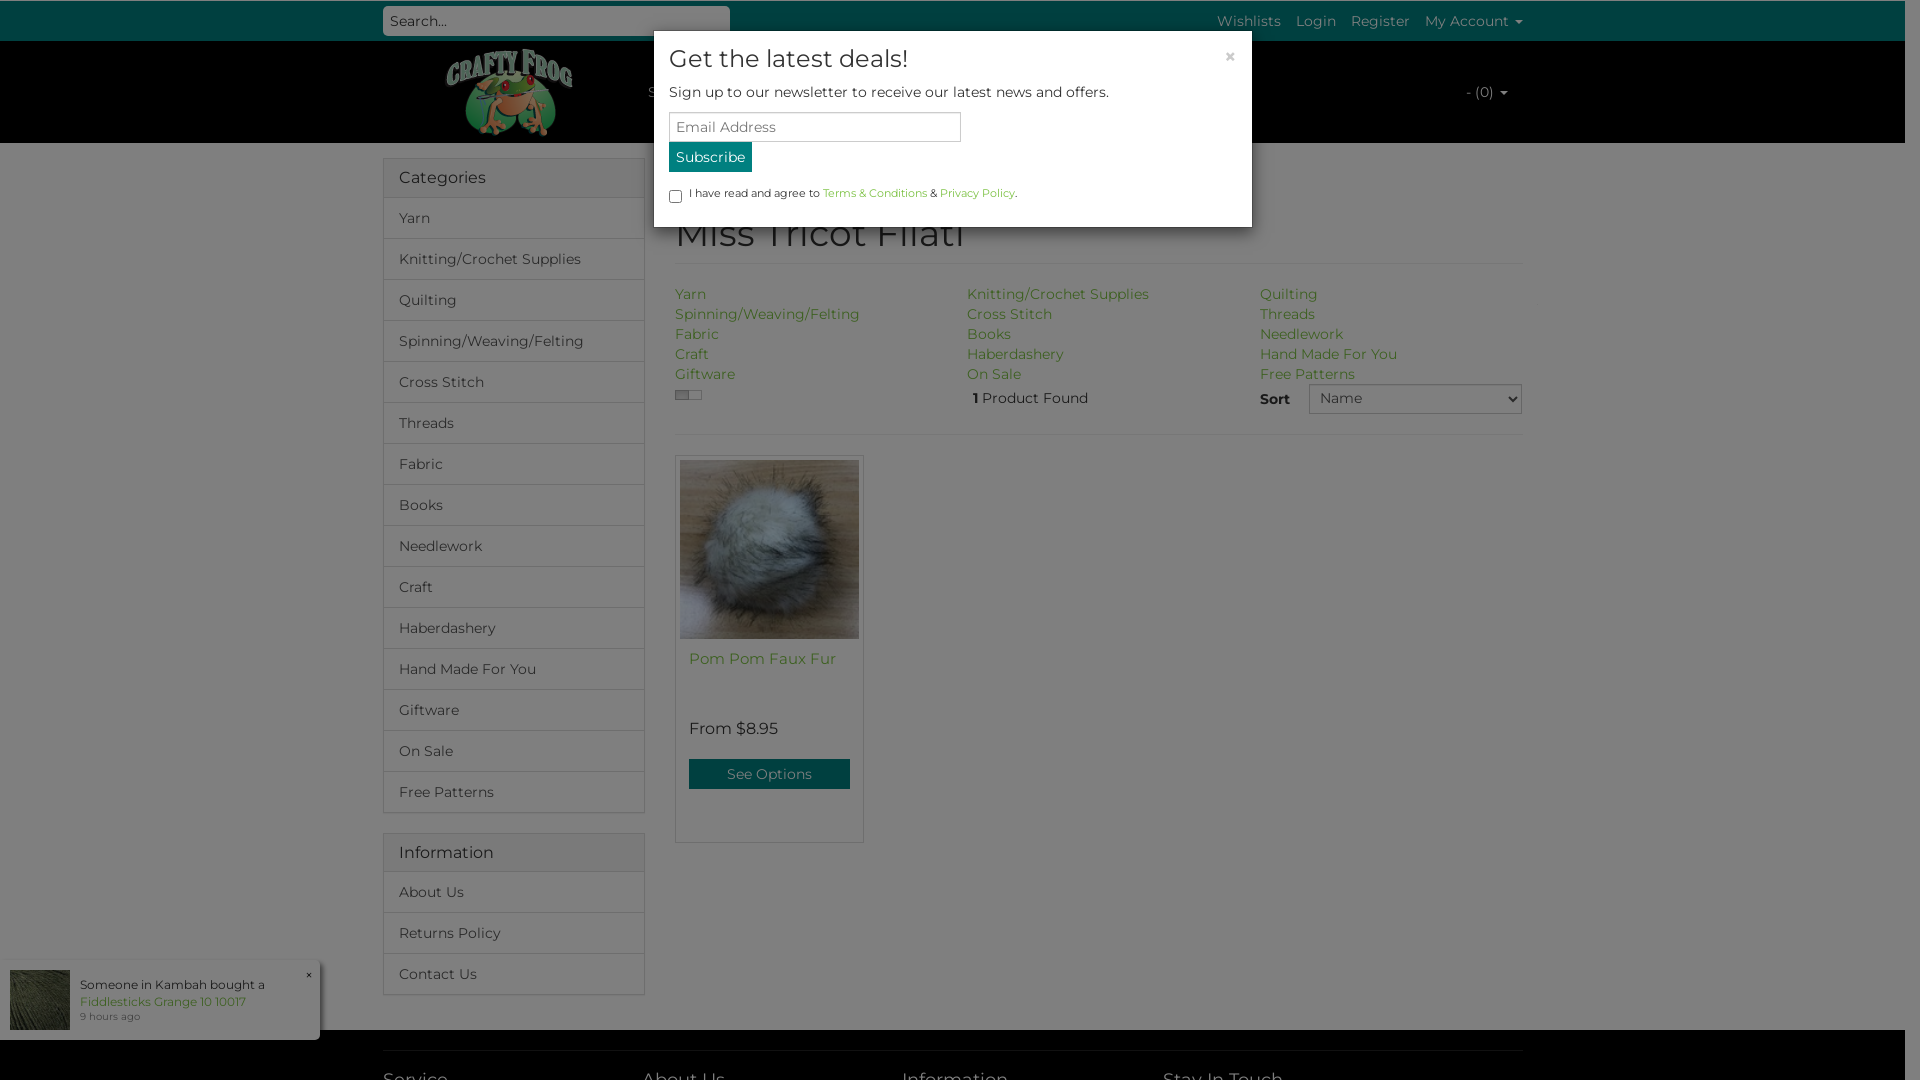  What do you see at coordinates (709, 156) in the screenshot?
I see `'Subscribe'` at bounding box center [709, 156].